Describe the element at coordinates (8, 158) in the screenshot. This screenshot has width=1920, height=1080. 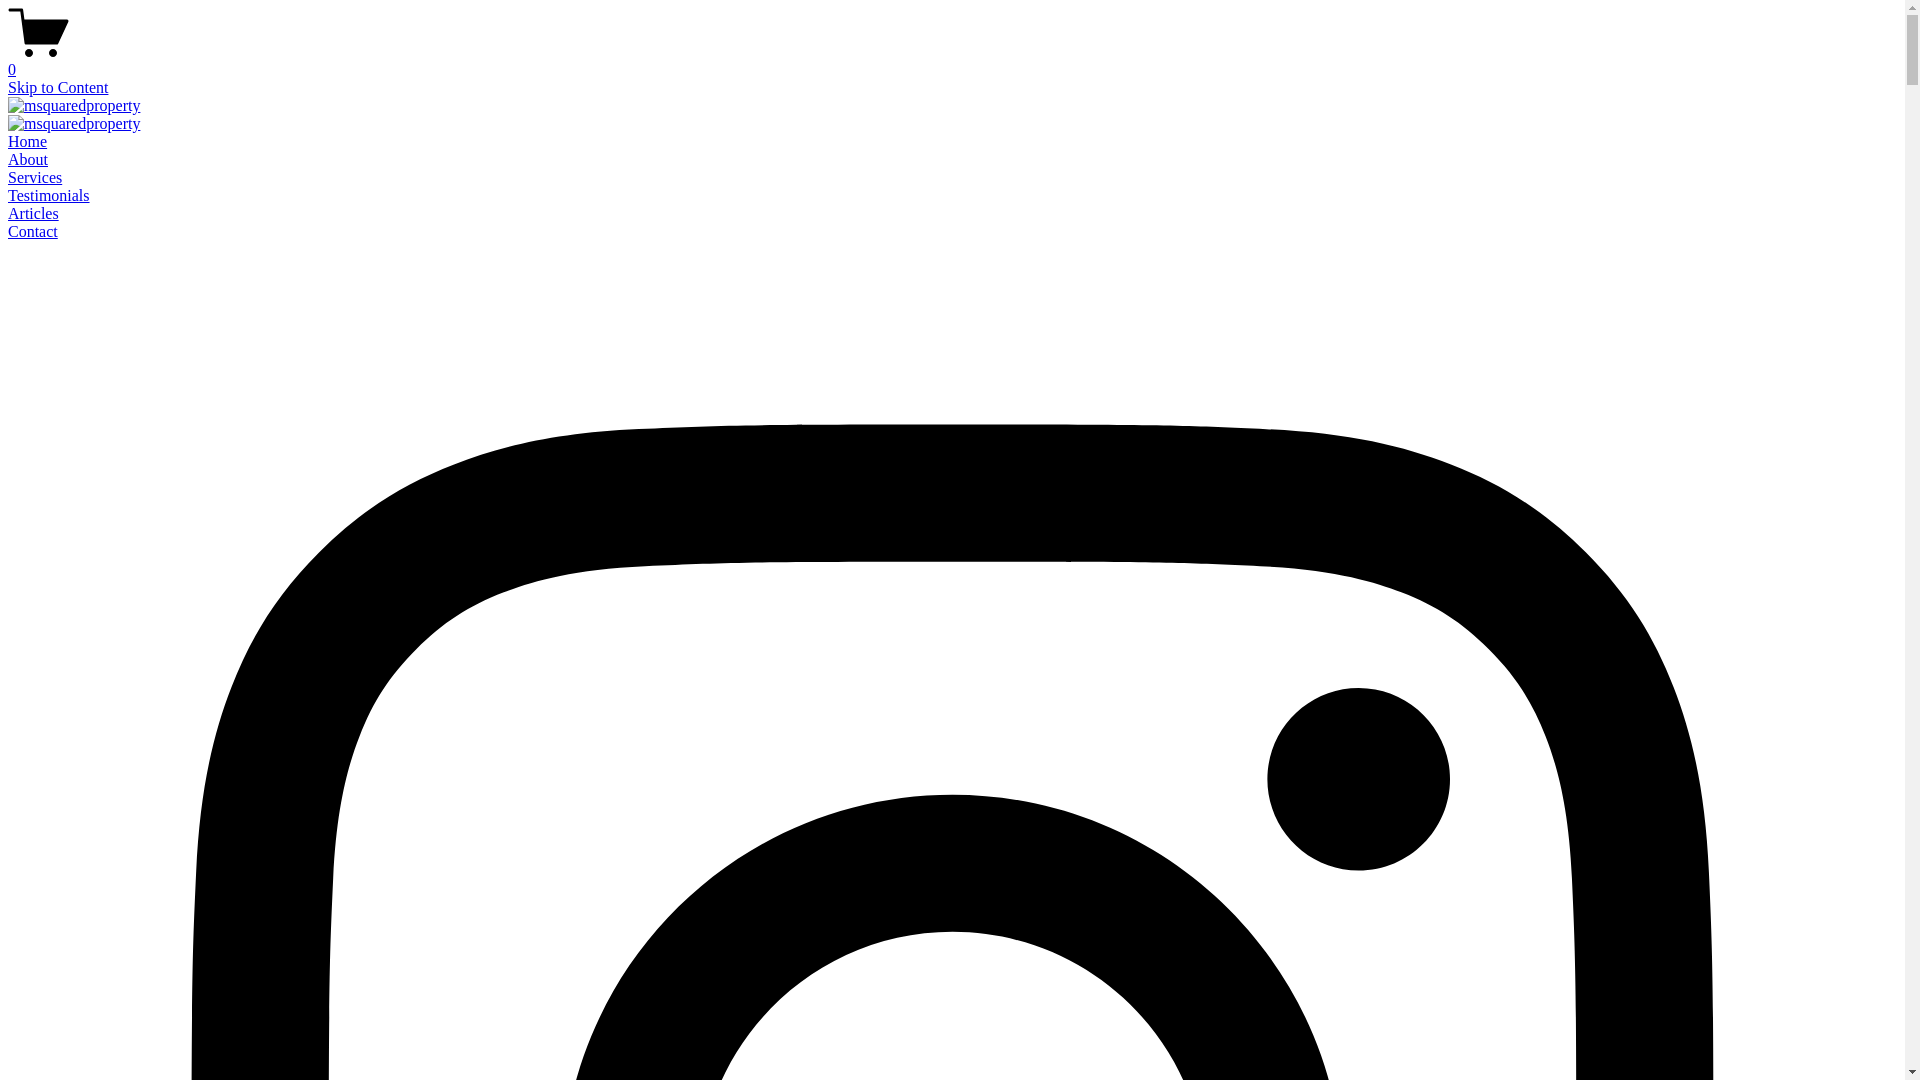
I see `'About'` at that location.